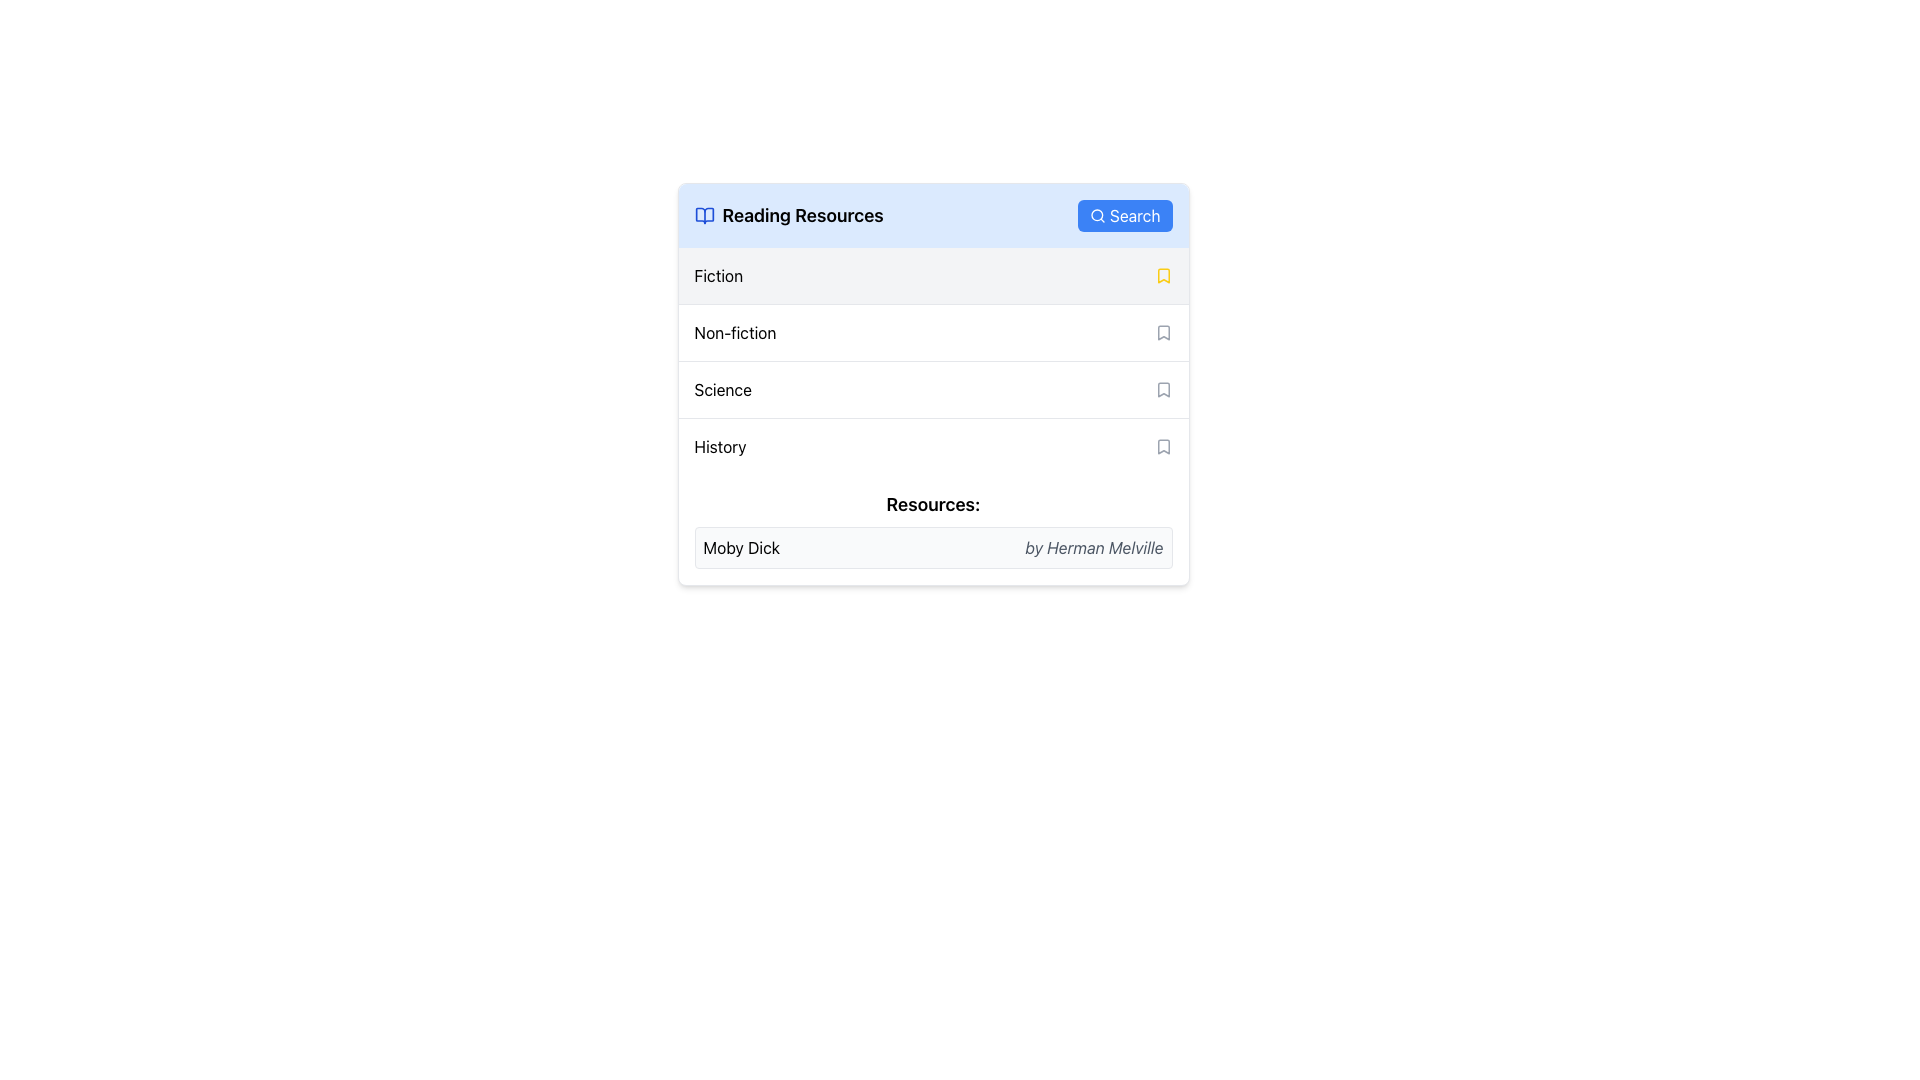 The height and width of the screenshot is (1080, 1920). Describe the element at coordinates (734, 331) in the screenshot. I see `the text label displaying 'Non-fiction', which is located below the header 'Reading Resources' and is the second item in the list` at that location.